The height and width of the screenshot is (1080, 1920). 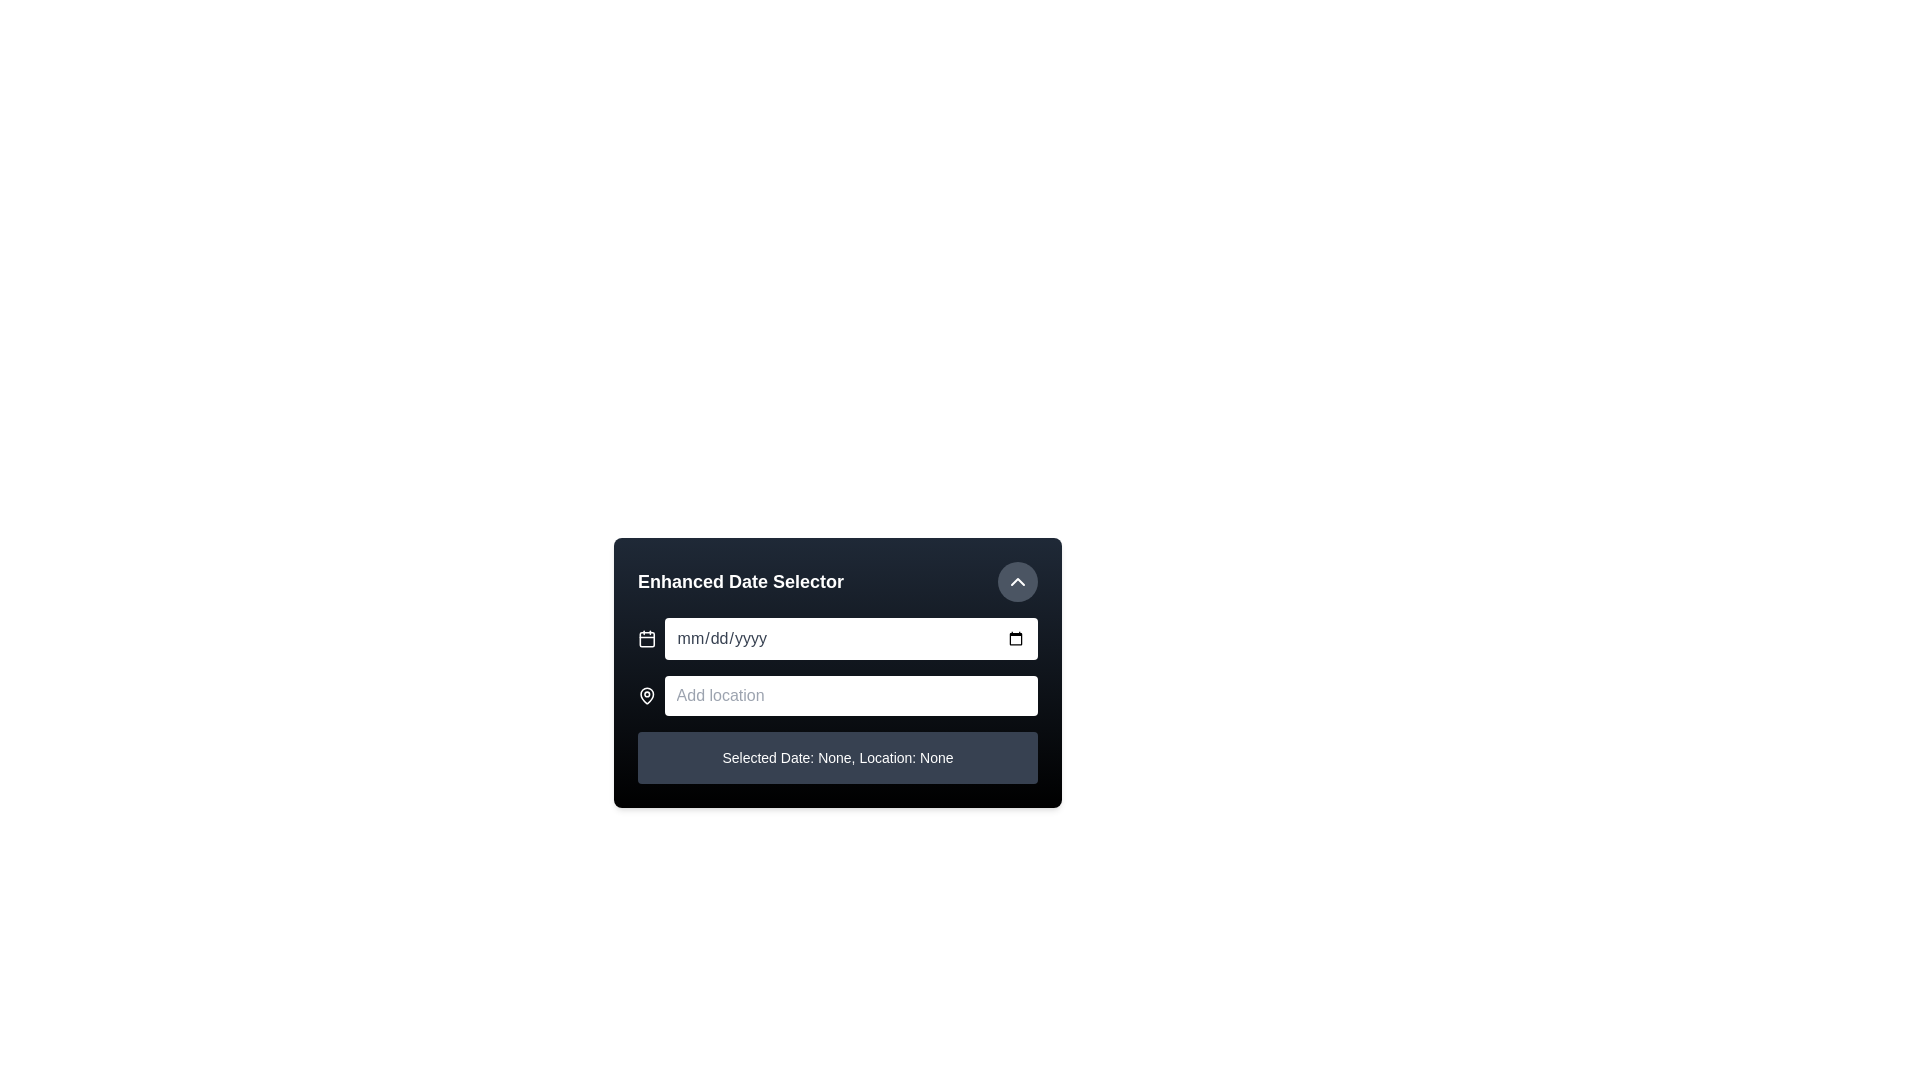 I want to click on the collapse icon located in the top-right corner of the 'Enhanced Date Selector' card, so click(x=1017, y=582).